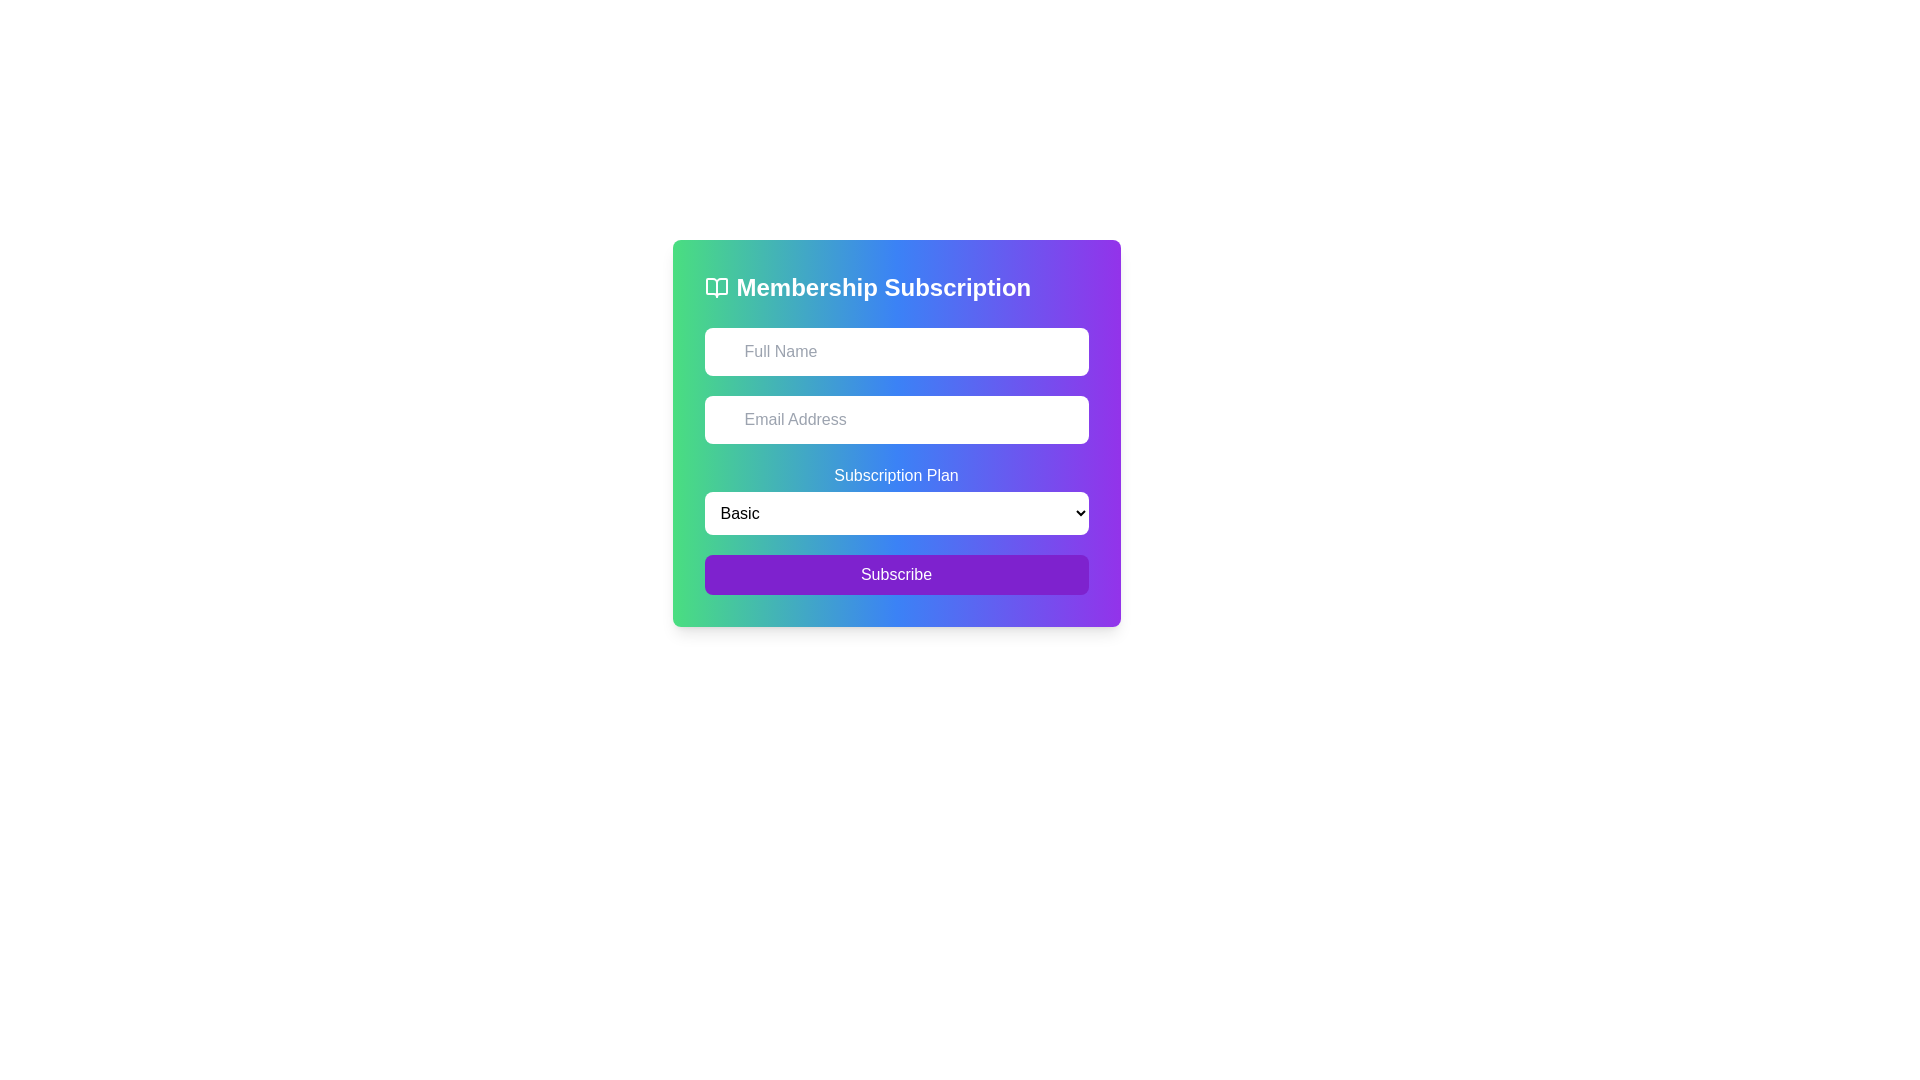  Describe the element at coordinates (895, 574) in the screenshot. I see `the 'Subscribe' button with a vivid purple background` at that location.